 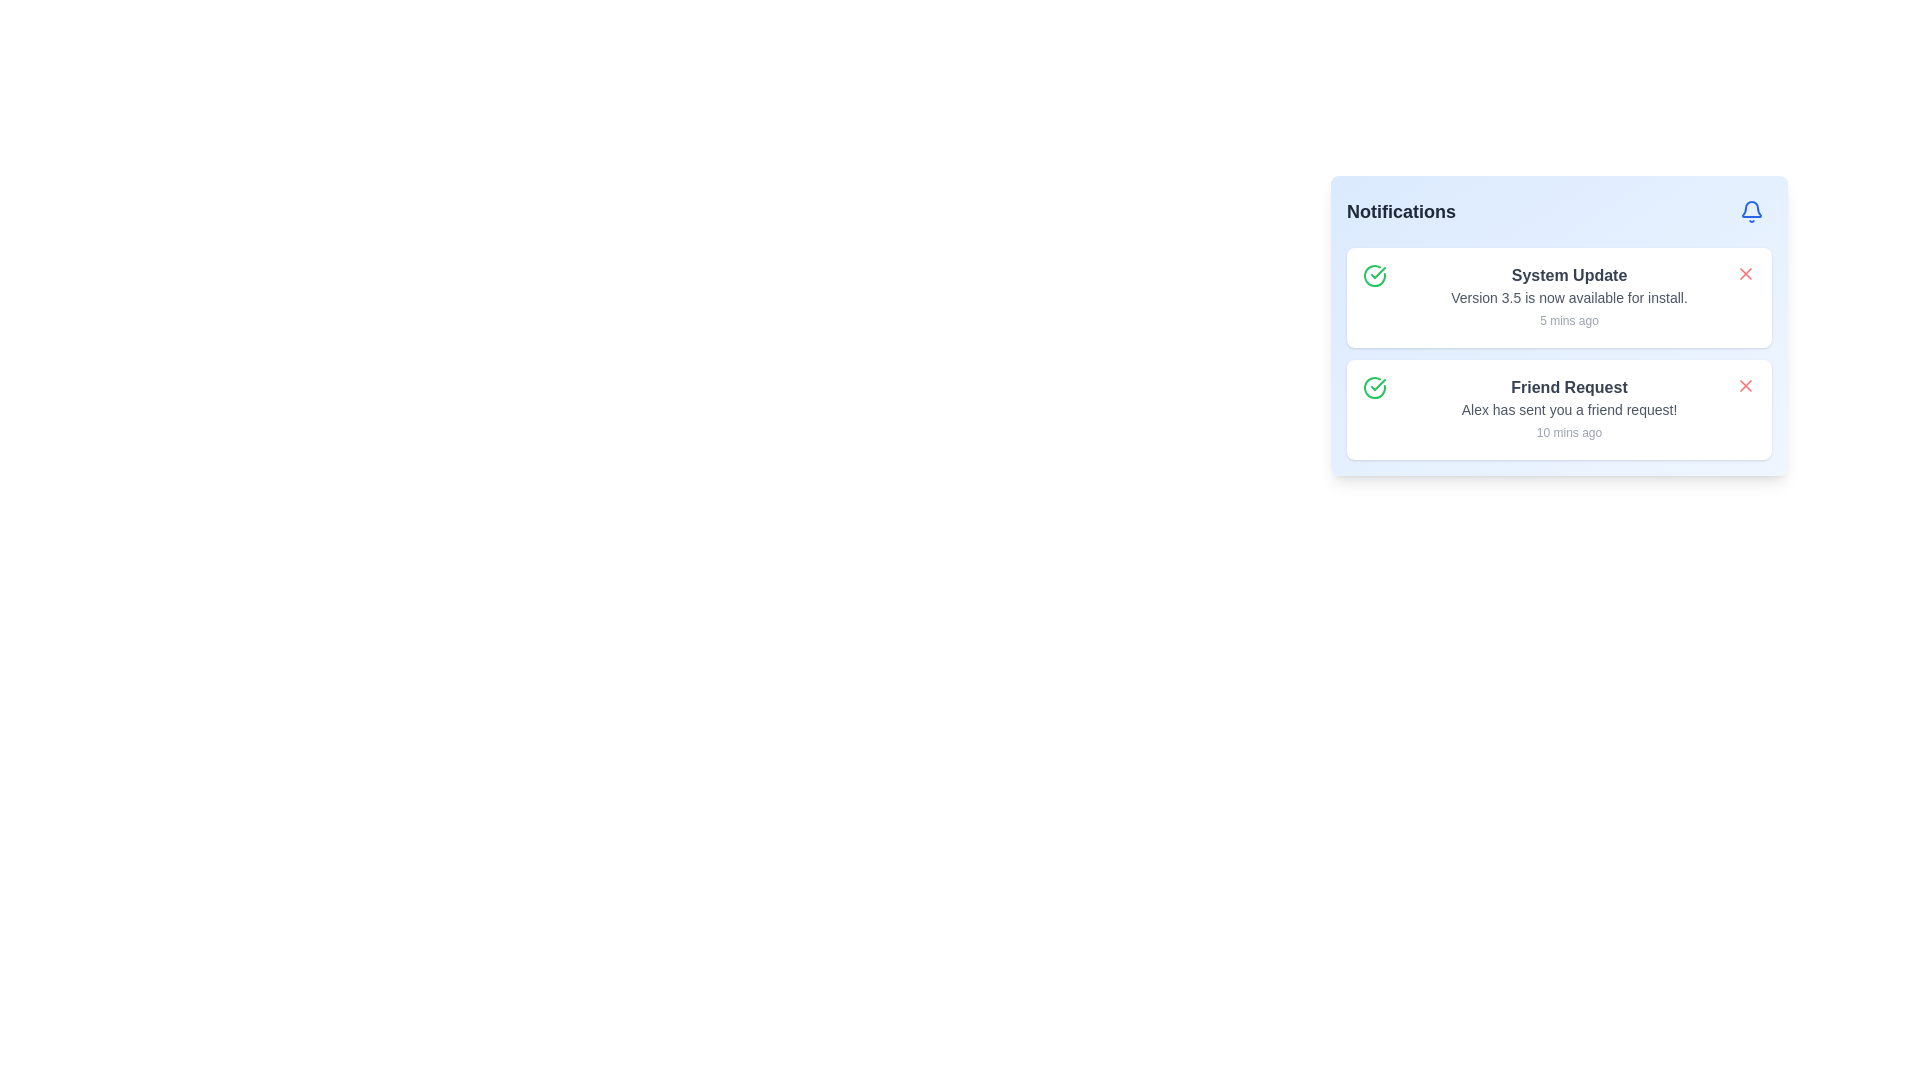 What do you see at coordinates (1568, 408) in the screenshot?
I see `the text label that describes the friend request notification from Alex, located in the second notification card of the notification panel` at bounding box center [1568, 408].